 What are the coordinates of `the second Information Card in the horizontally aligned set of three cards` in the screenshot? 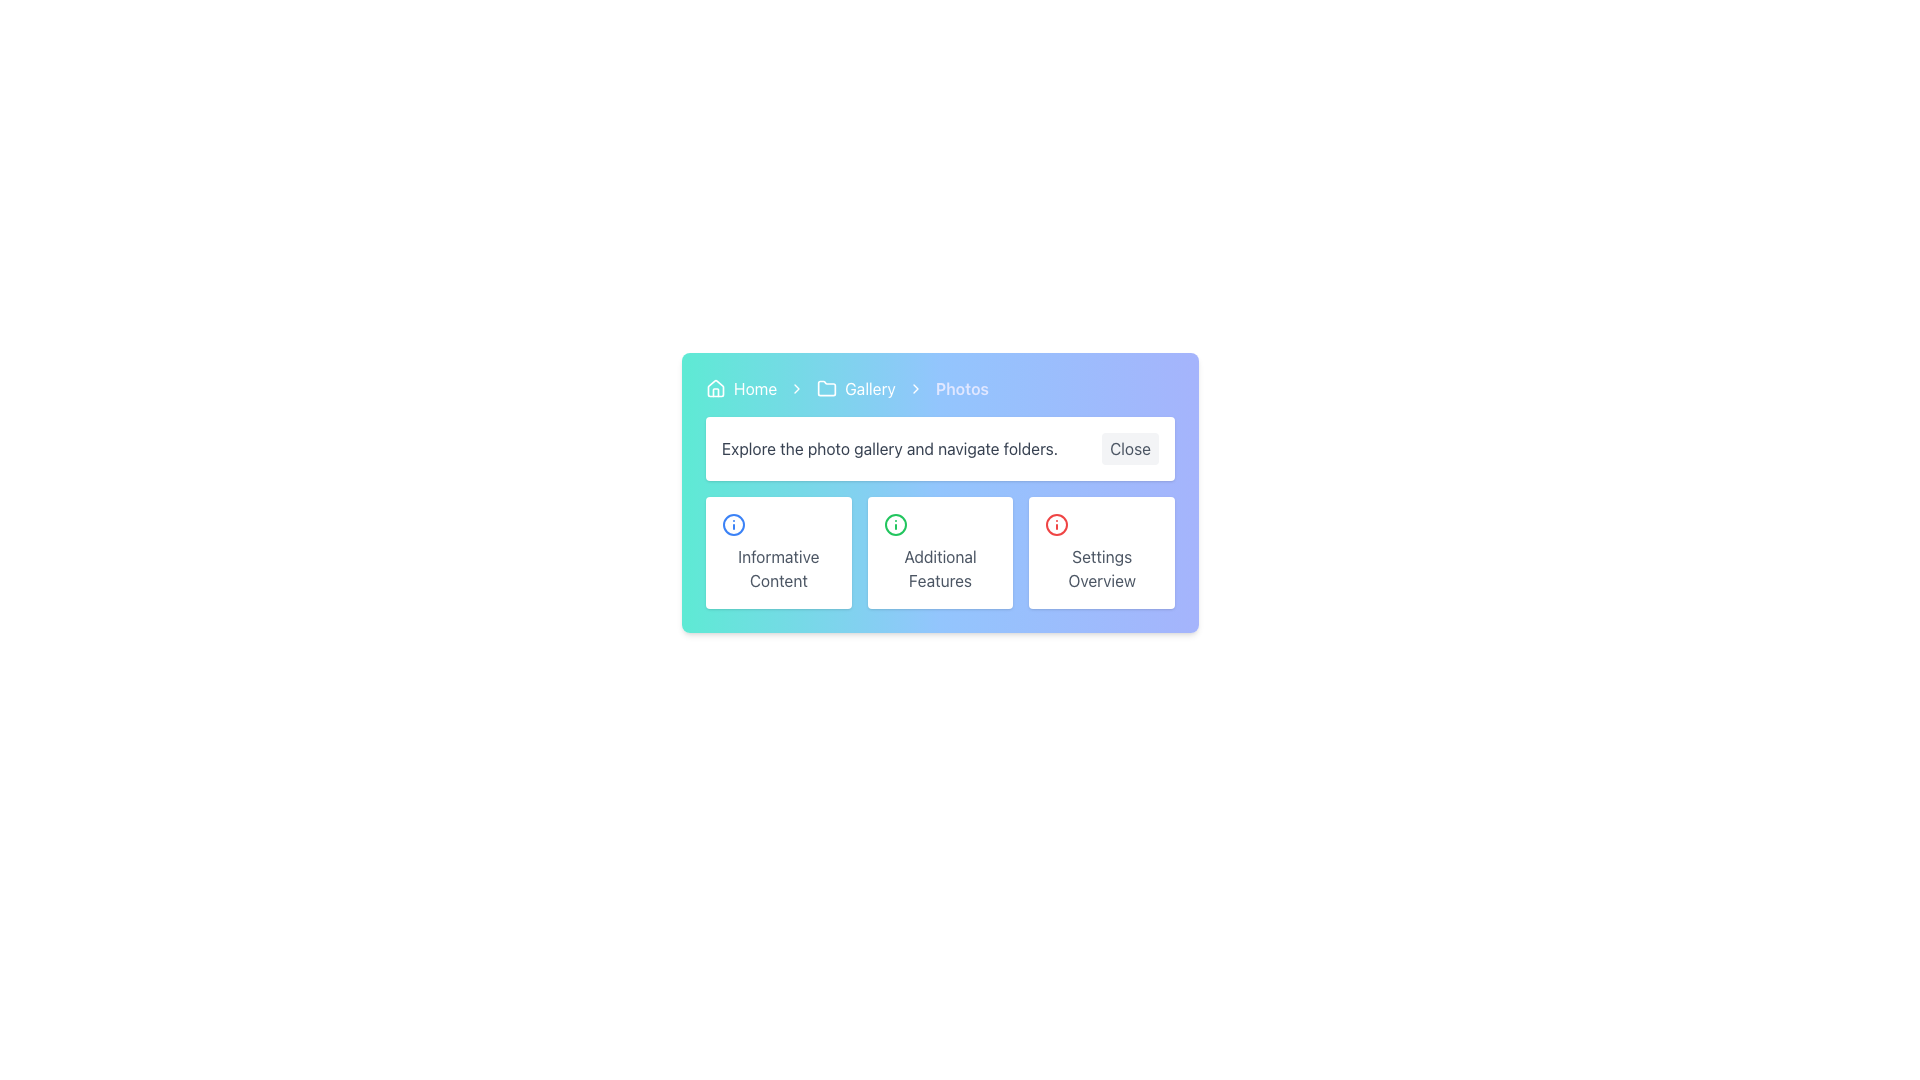 It's located at (939, 566).